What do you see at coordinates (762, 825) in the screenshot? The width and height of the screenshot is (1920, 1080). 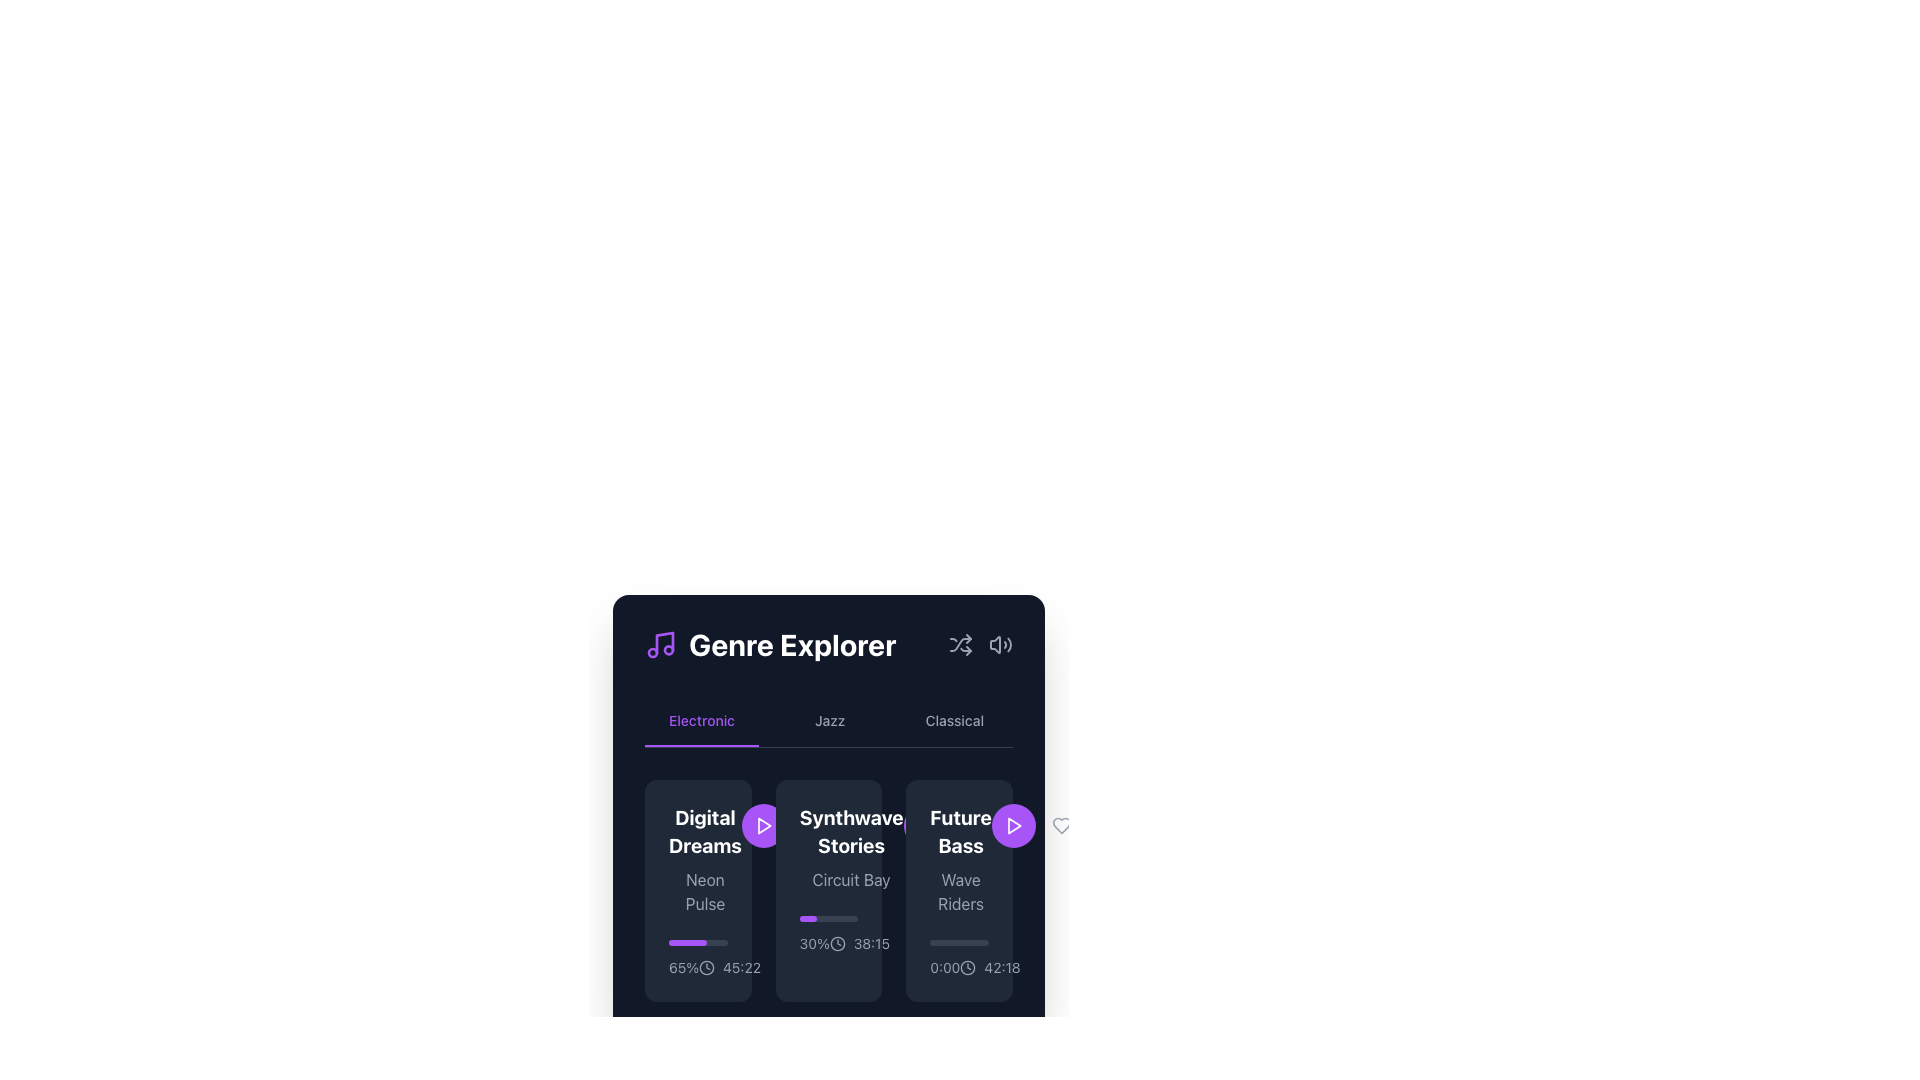 I see `the circular purple button containing a white triangular play icon to observe its hover effect` at bounding box center [762, 825].